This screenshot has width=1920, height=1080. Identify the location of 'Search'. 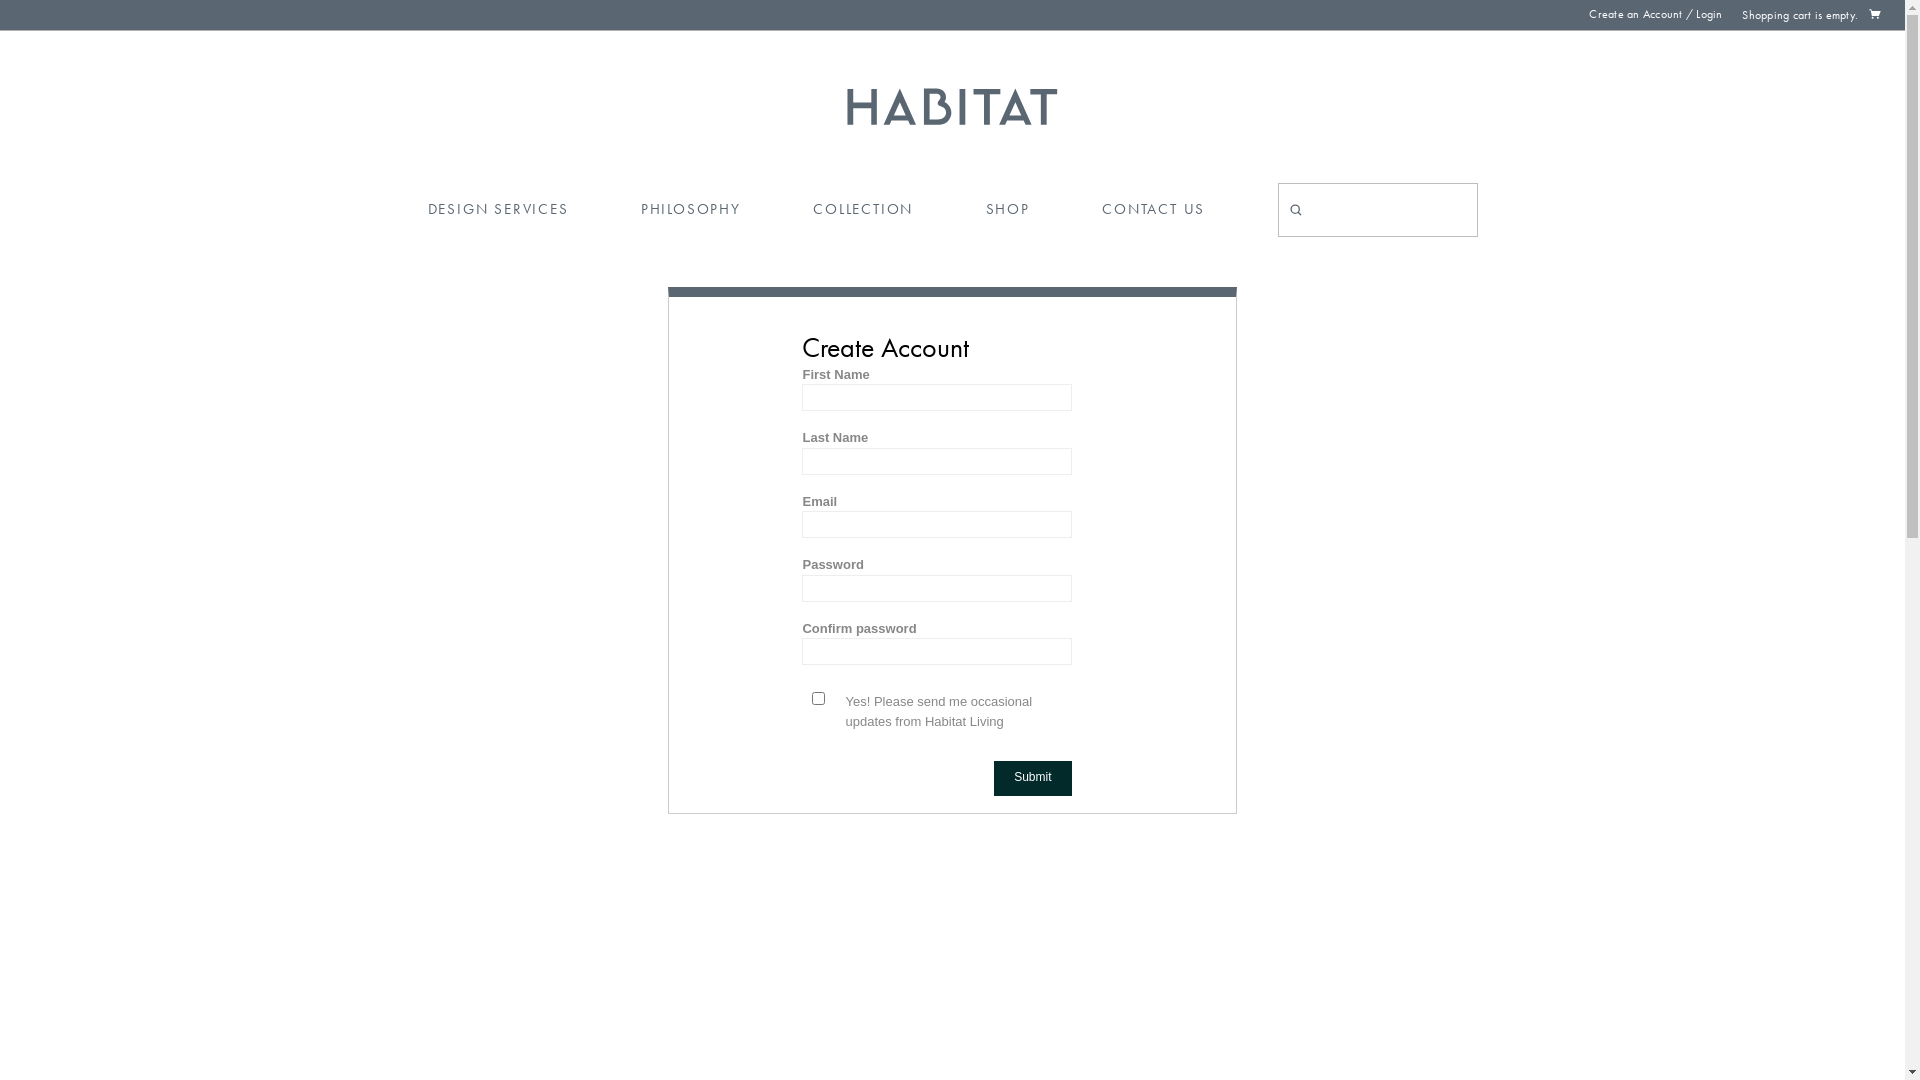
(1476, 182).